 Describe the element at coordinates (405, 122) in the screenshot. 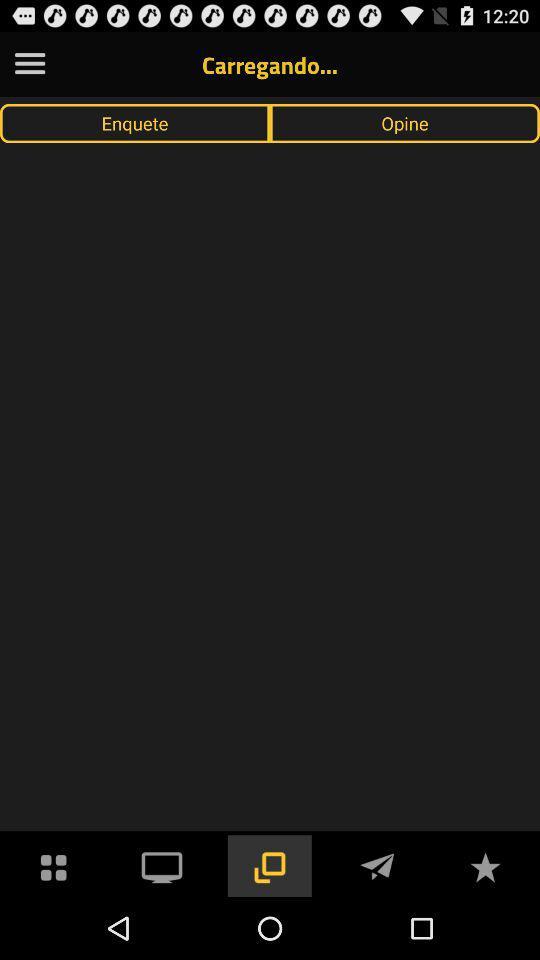

I see `the item next to the enquete` at that location.